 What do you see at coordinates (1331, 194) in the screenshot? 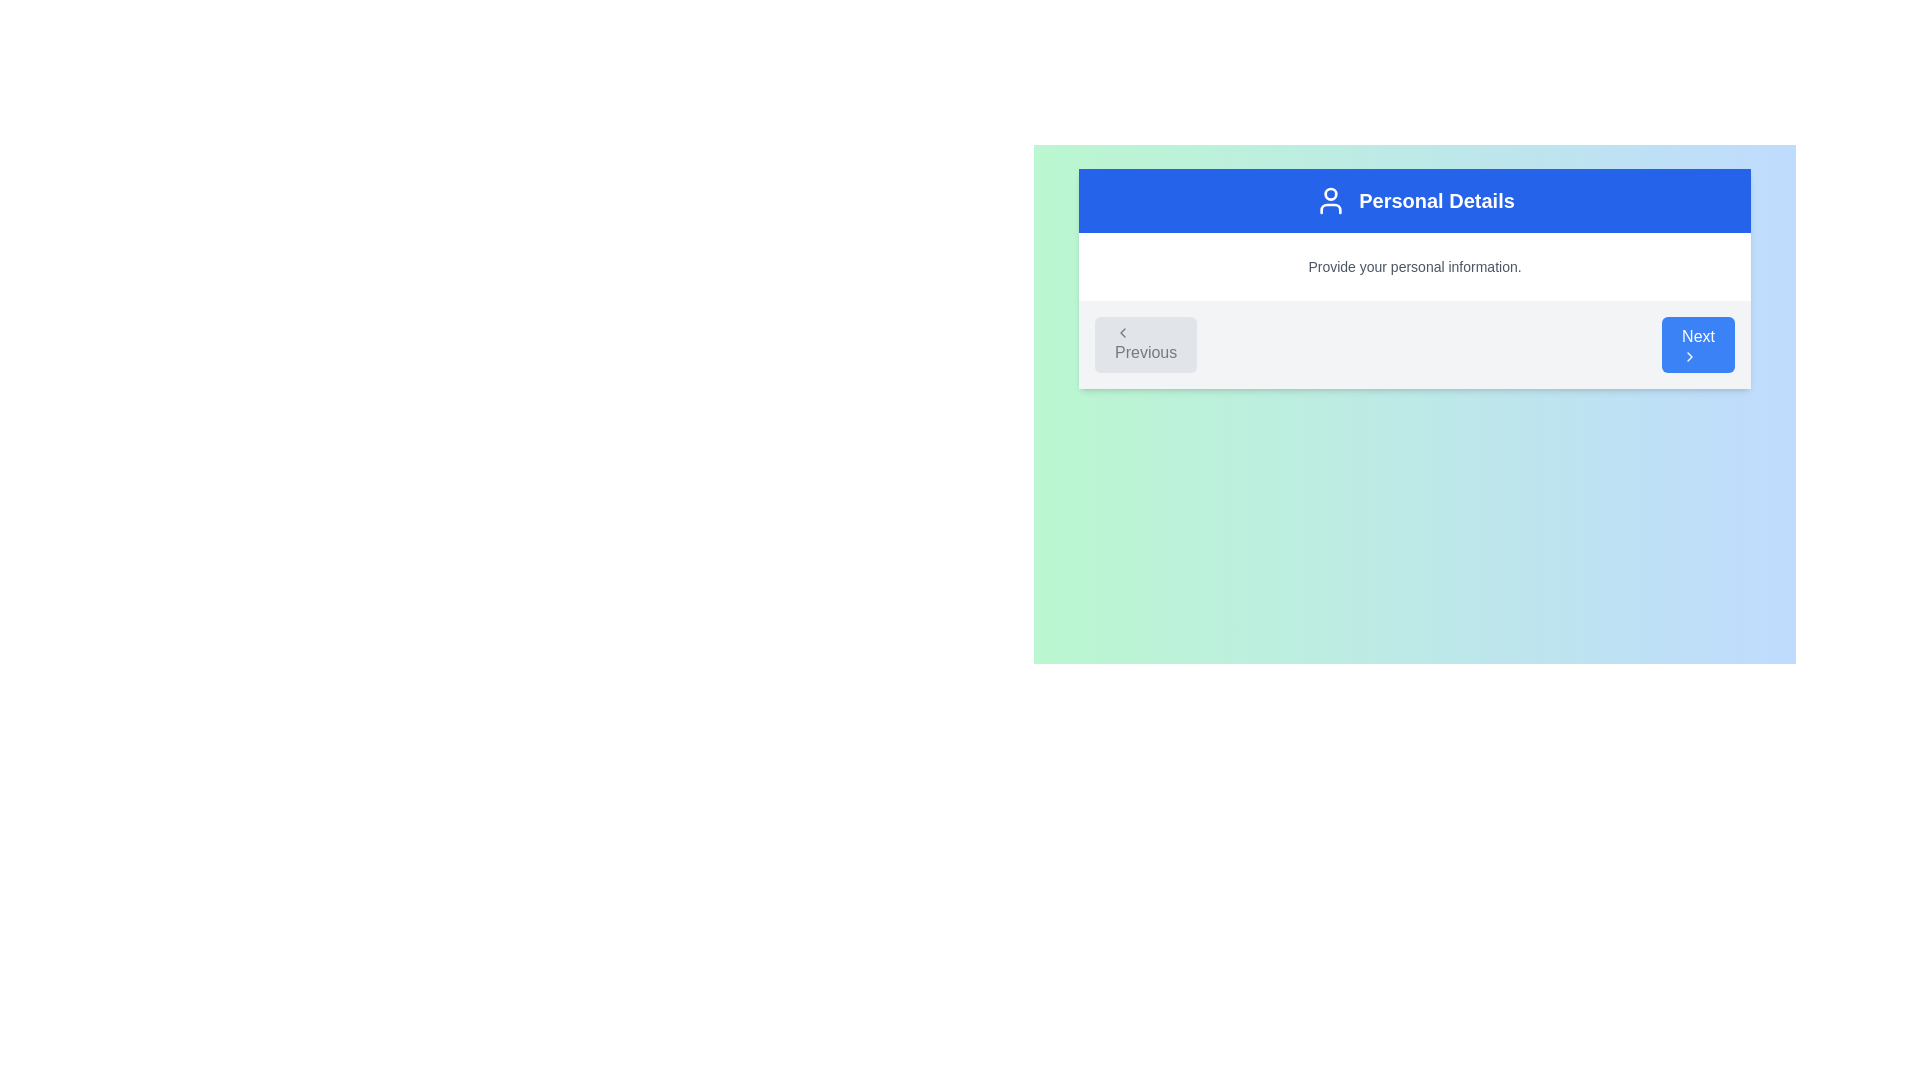
I see `the circular Decorative SVG graphic representing a user's head, located in the upper blue banner near the 'Personal Details' title` at bounding box center [1331, 194].